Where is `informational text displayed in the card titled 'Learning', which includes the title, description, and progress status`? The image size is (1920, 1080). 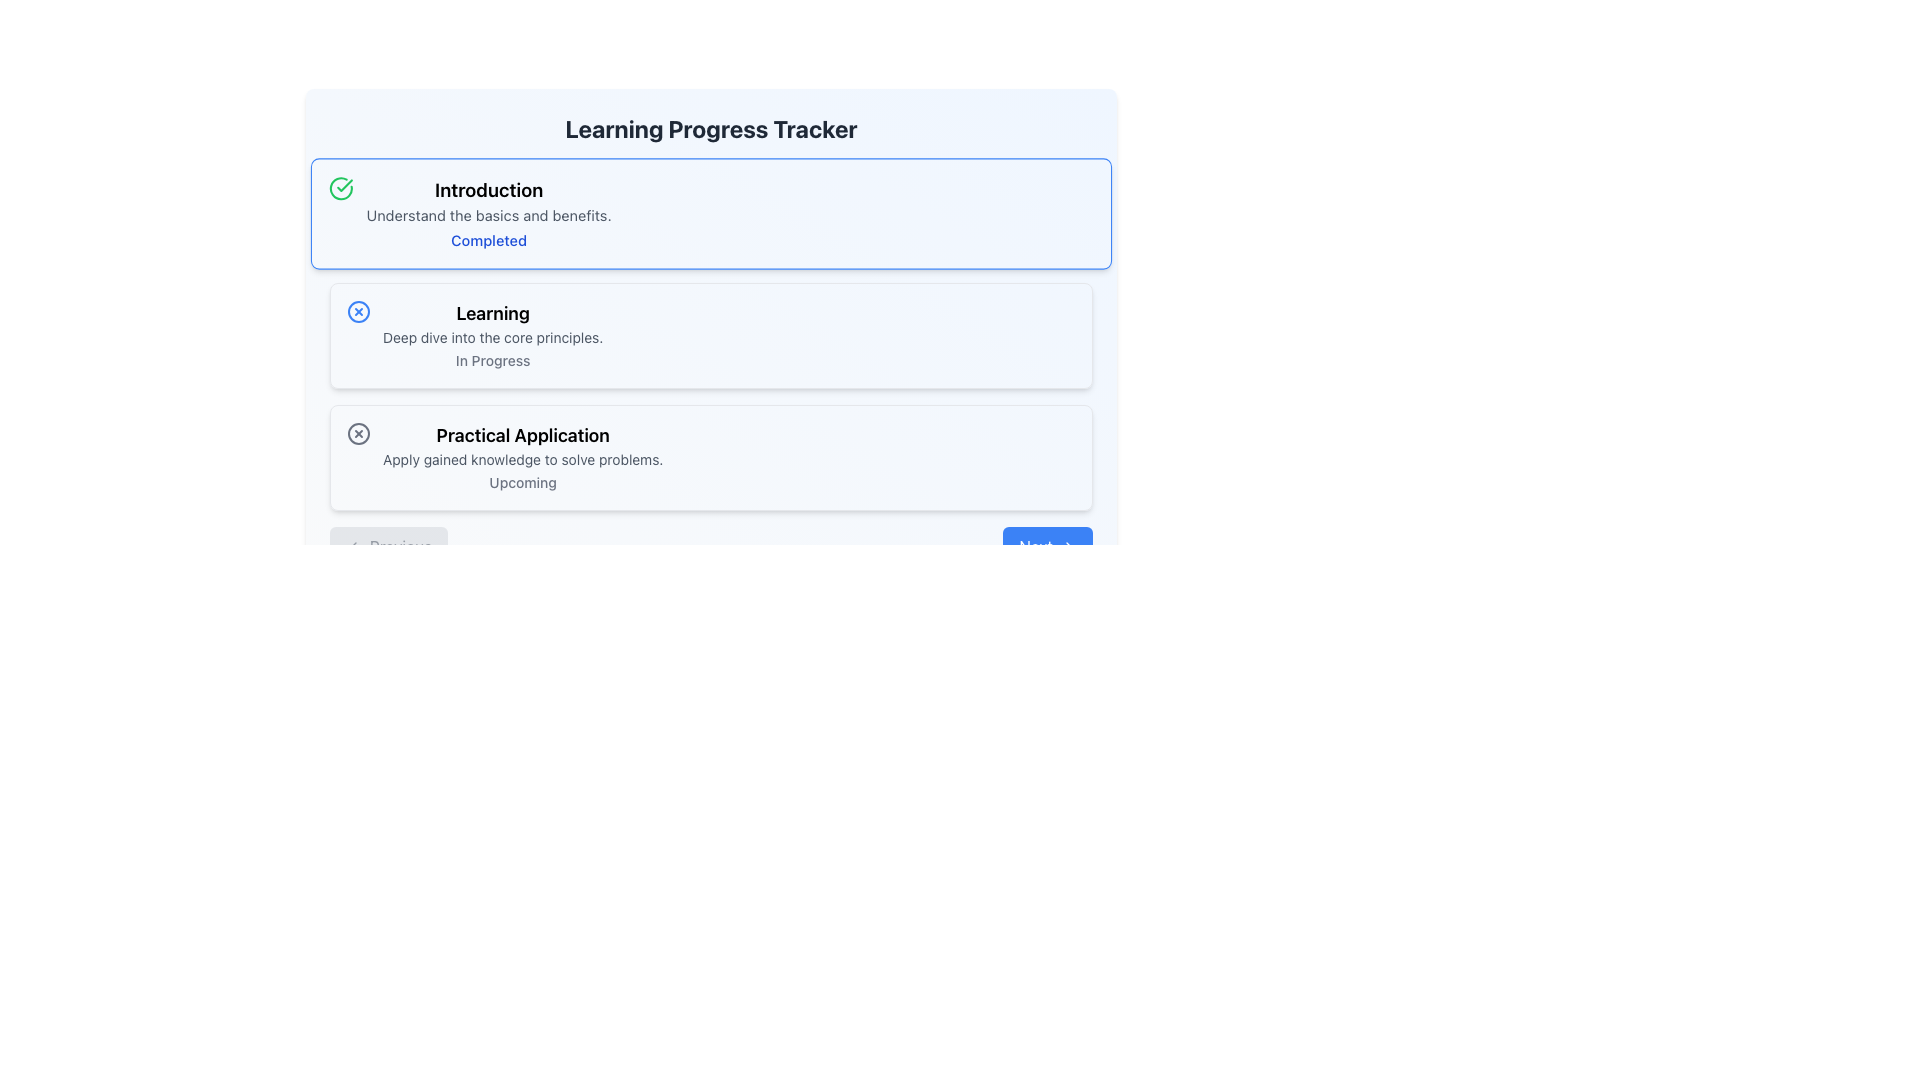 informational text displayed in the card titled 'Learning', which includes the title, description, and progress status is located at coordinates (493, 334).